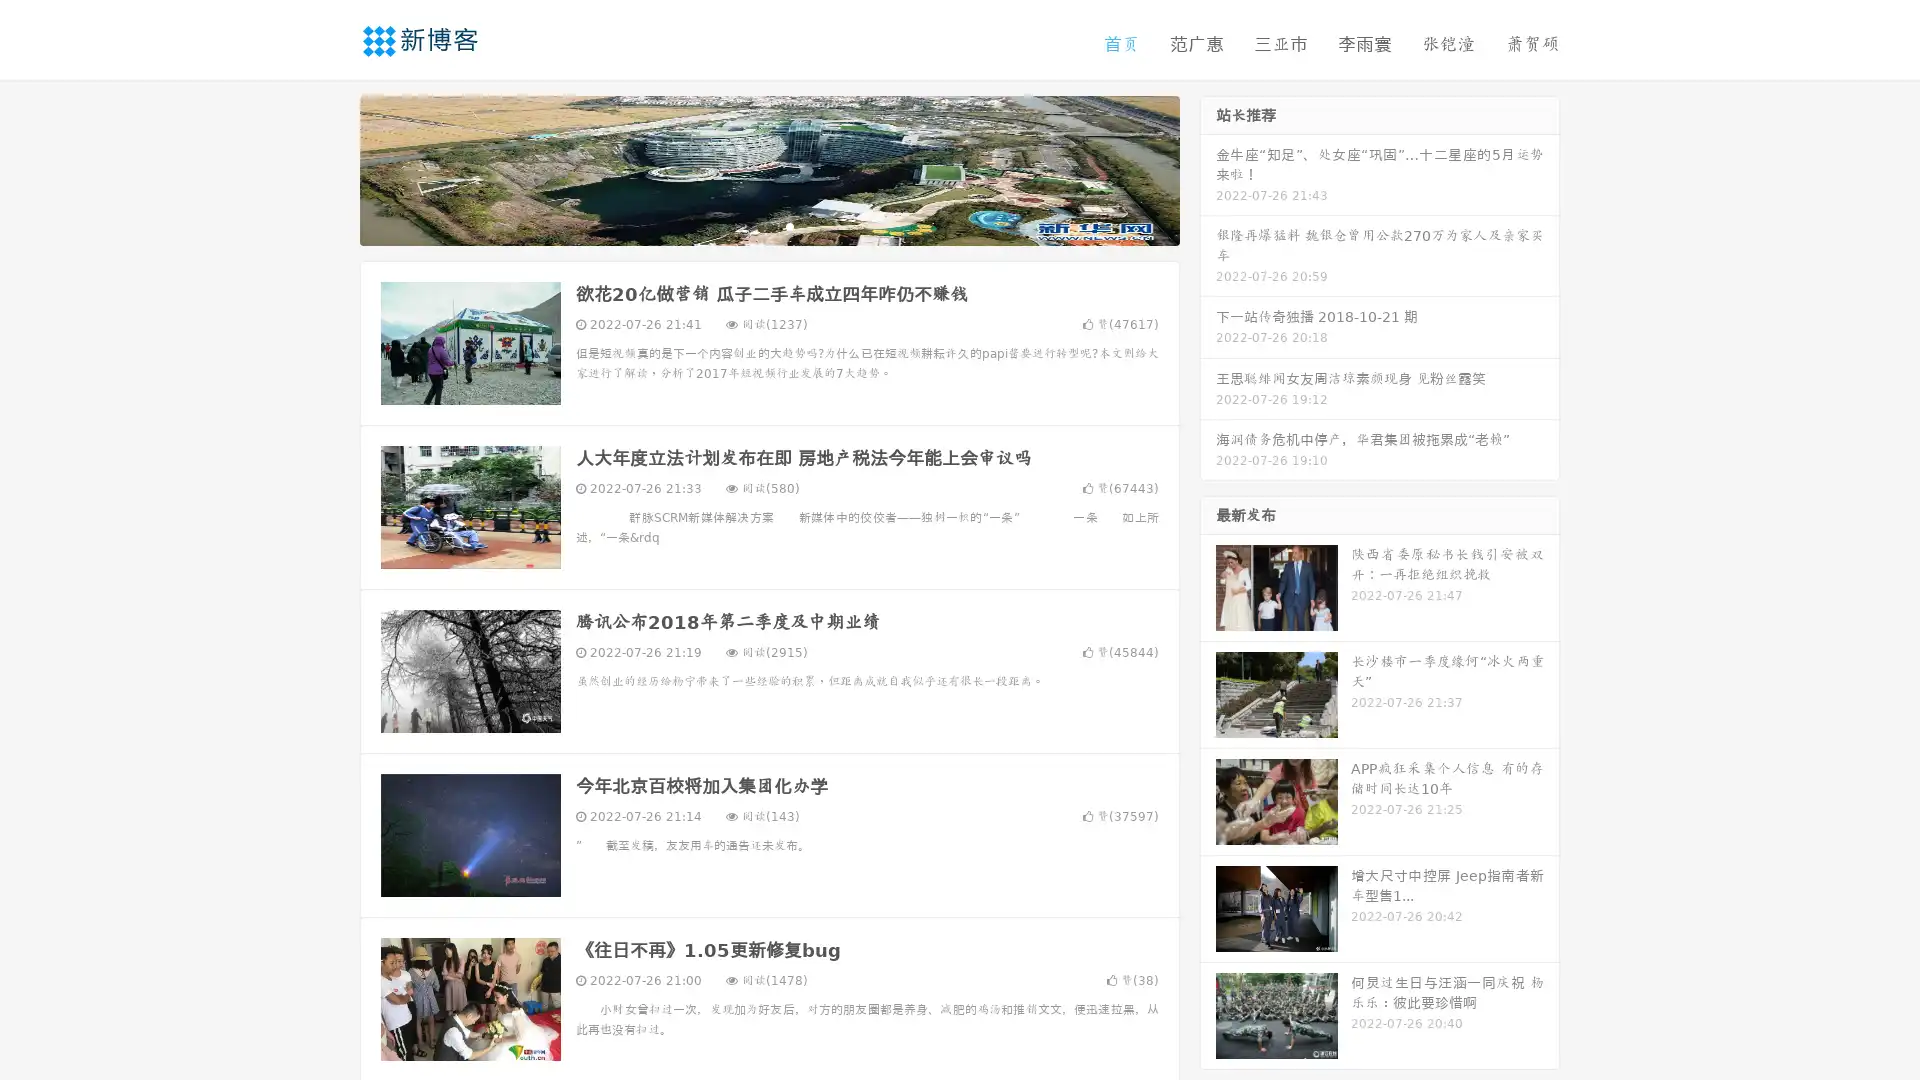 The image size is (1920, 1080). I want to click on Go to slide 2, so click(768, 225).